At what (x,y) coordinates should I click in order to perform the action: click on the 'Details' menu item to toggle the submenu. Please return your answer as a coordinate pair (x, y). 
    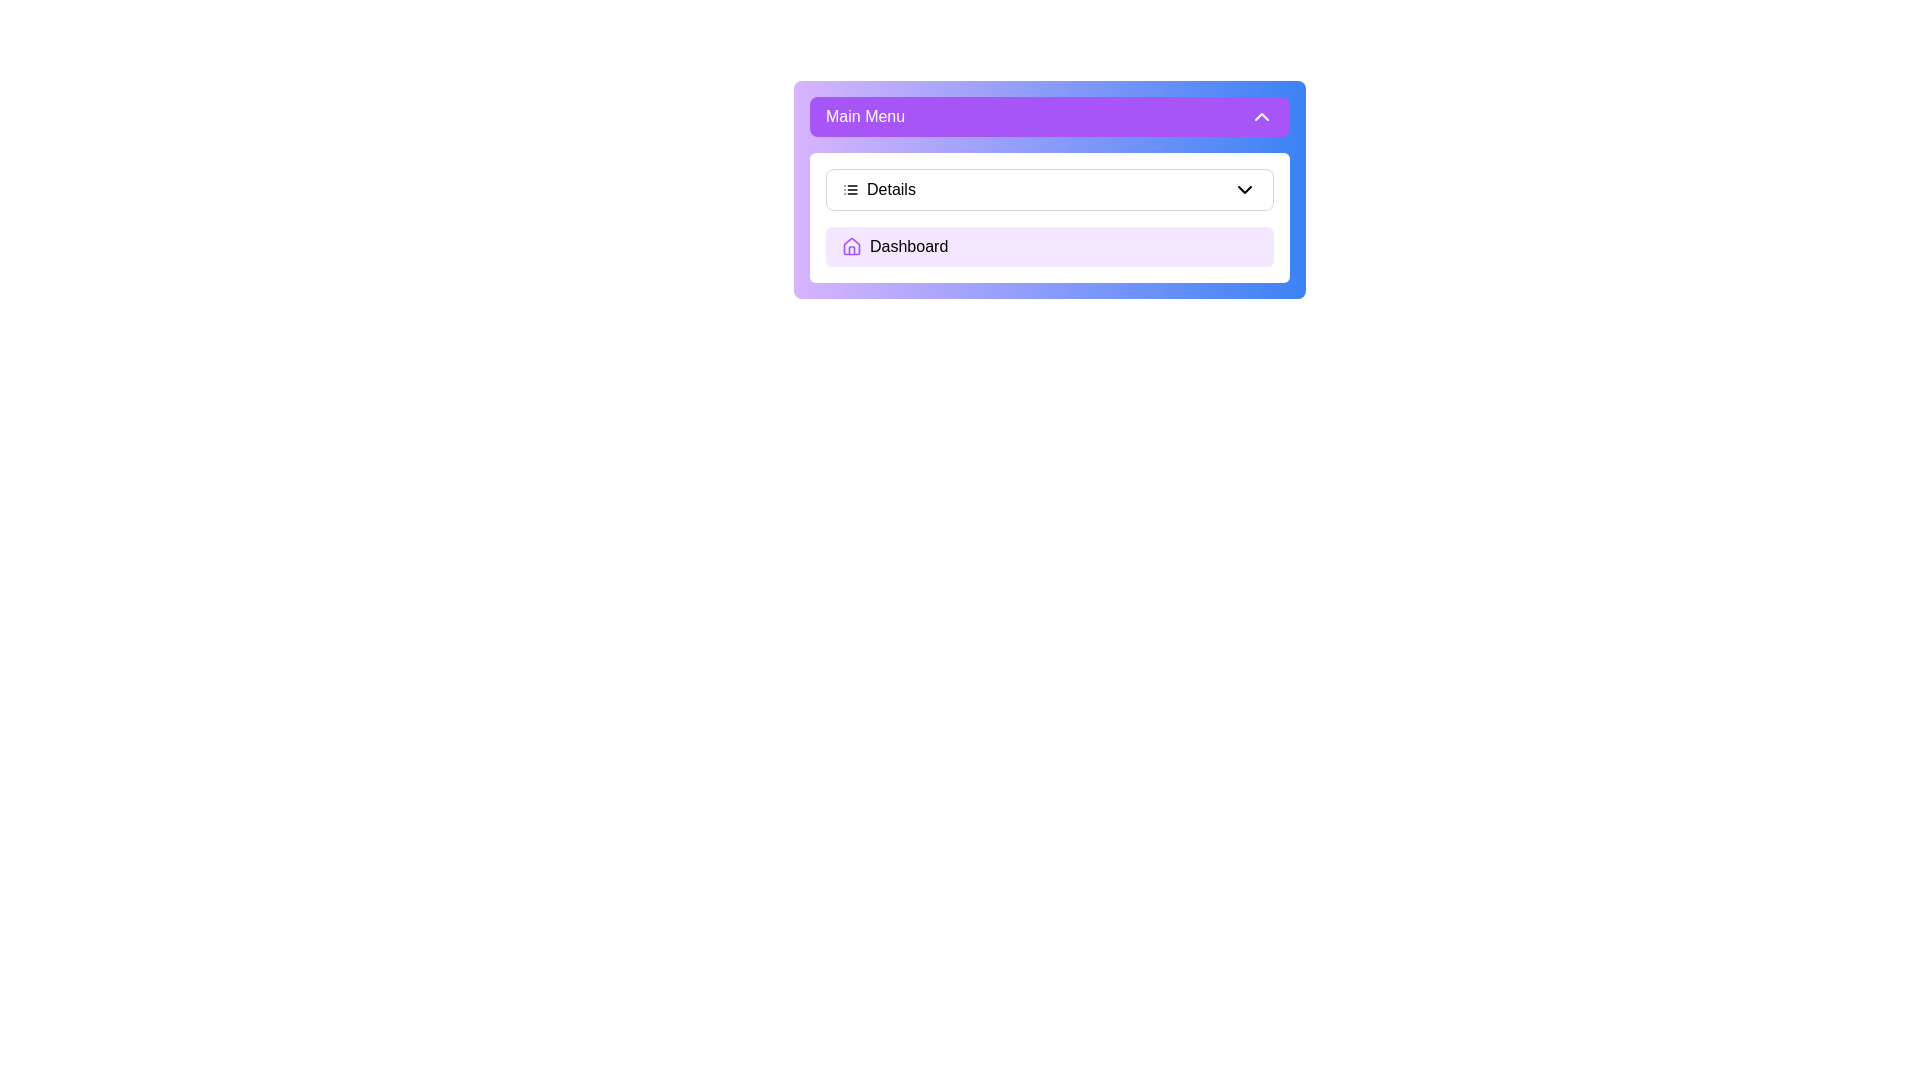
    Looking at the image, I should click on (1049, 189).